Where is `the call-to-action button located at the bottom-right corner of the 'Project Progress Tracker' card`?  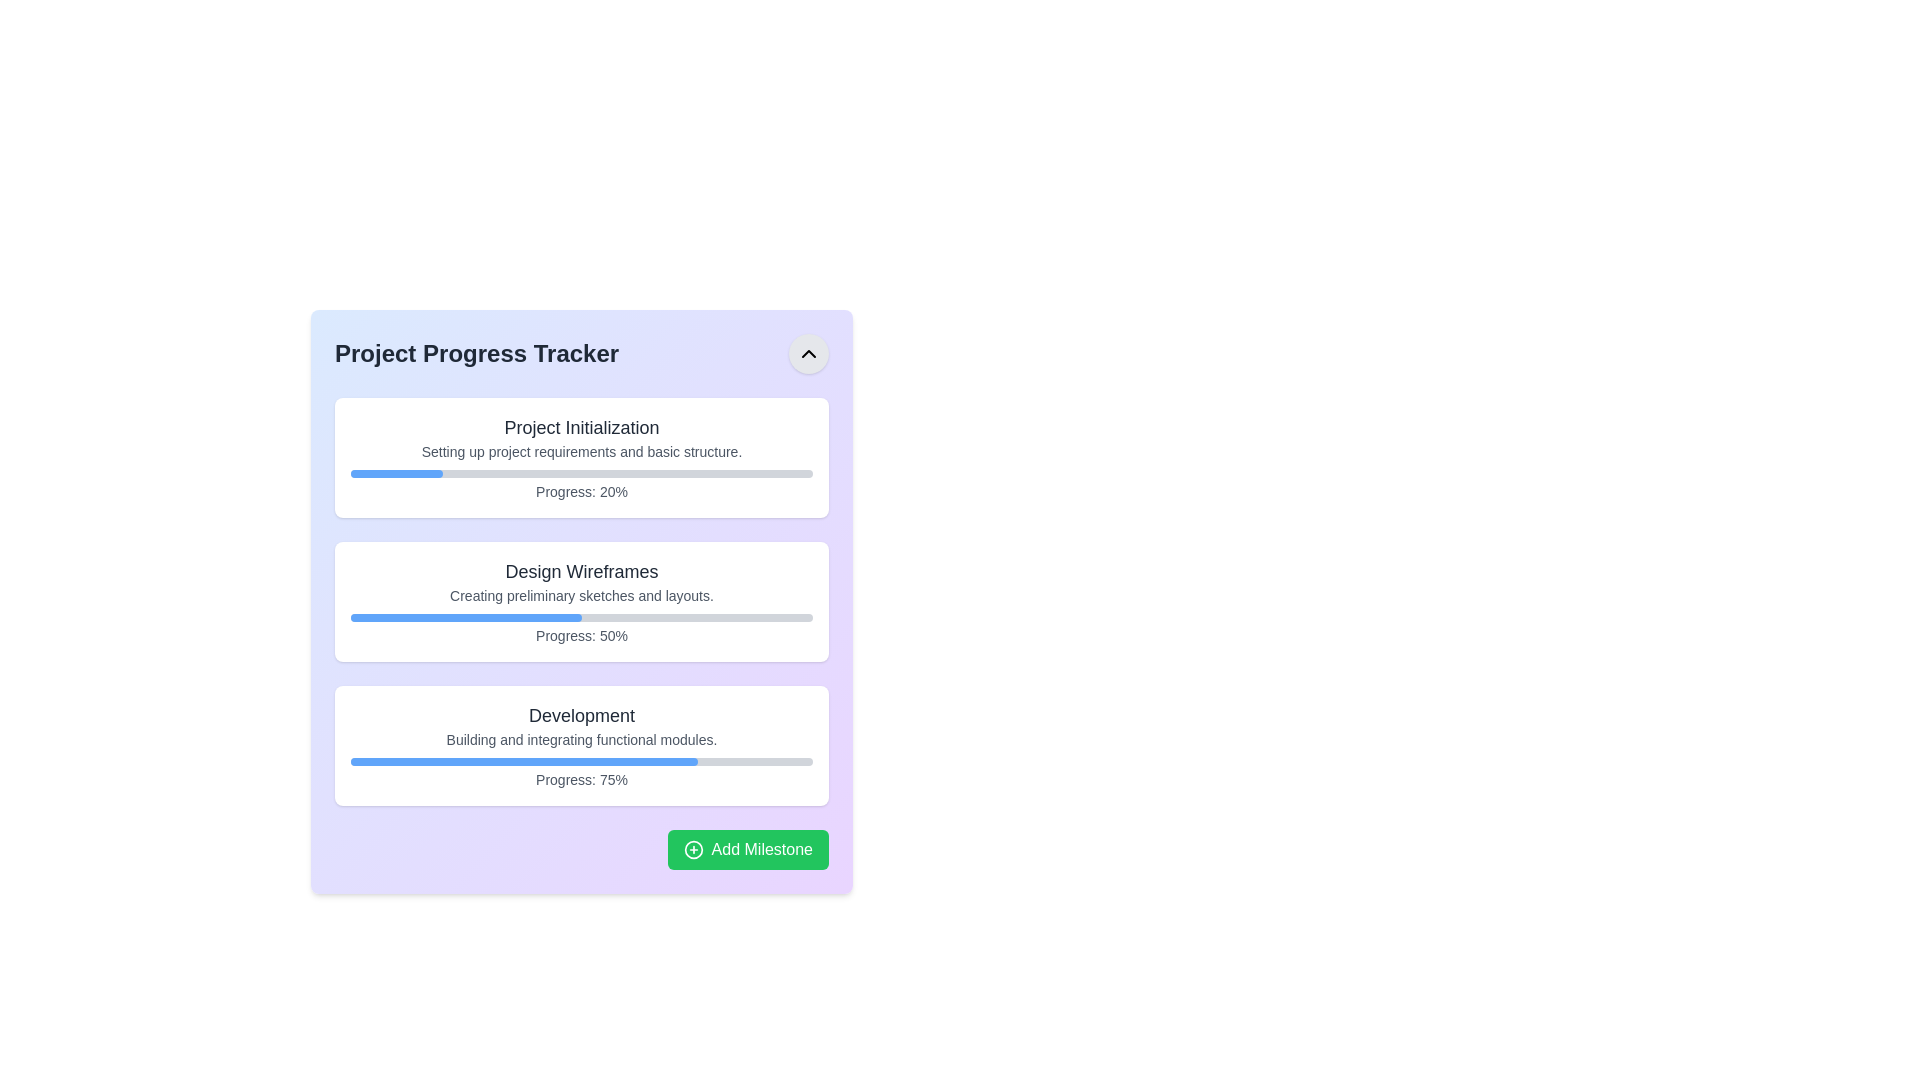 the call-to-action button located at the bottom-right corner of the 'Project Progress Tracker' card is located at coordinates (580, 849).